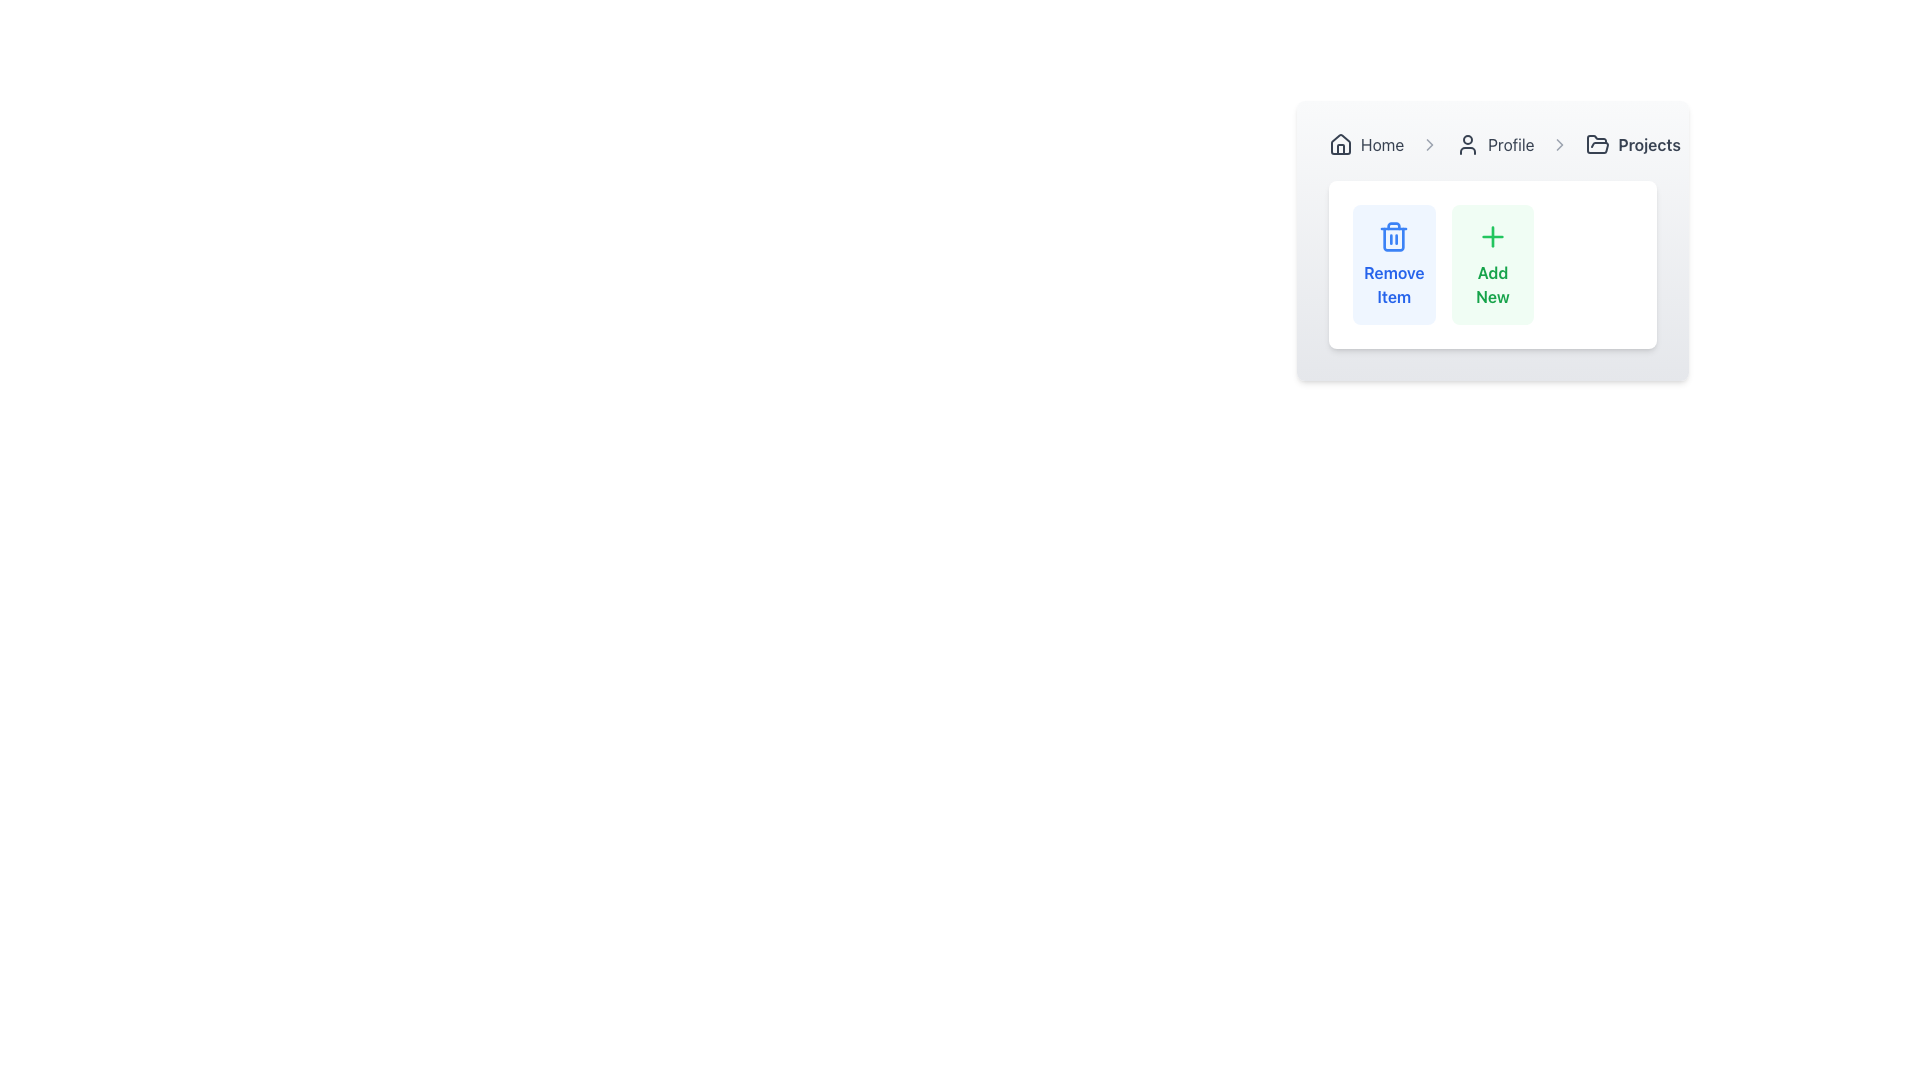  Describe the element at coordinates (1559, 144) in the screenshot. I see `the right chevron icon in the breadcrumb navigation that separates 'Profile' and 'Projects' as a visual cue` at that location.